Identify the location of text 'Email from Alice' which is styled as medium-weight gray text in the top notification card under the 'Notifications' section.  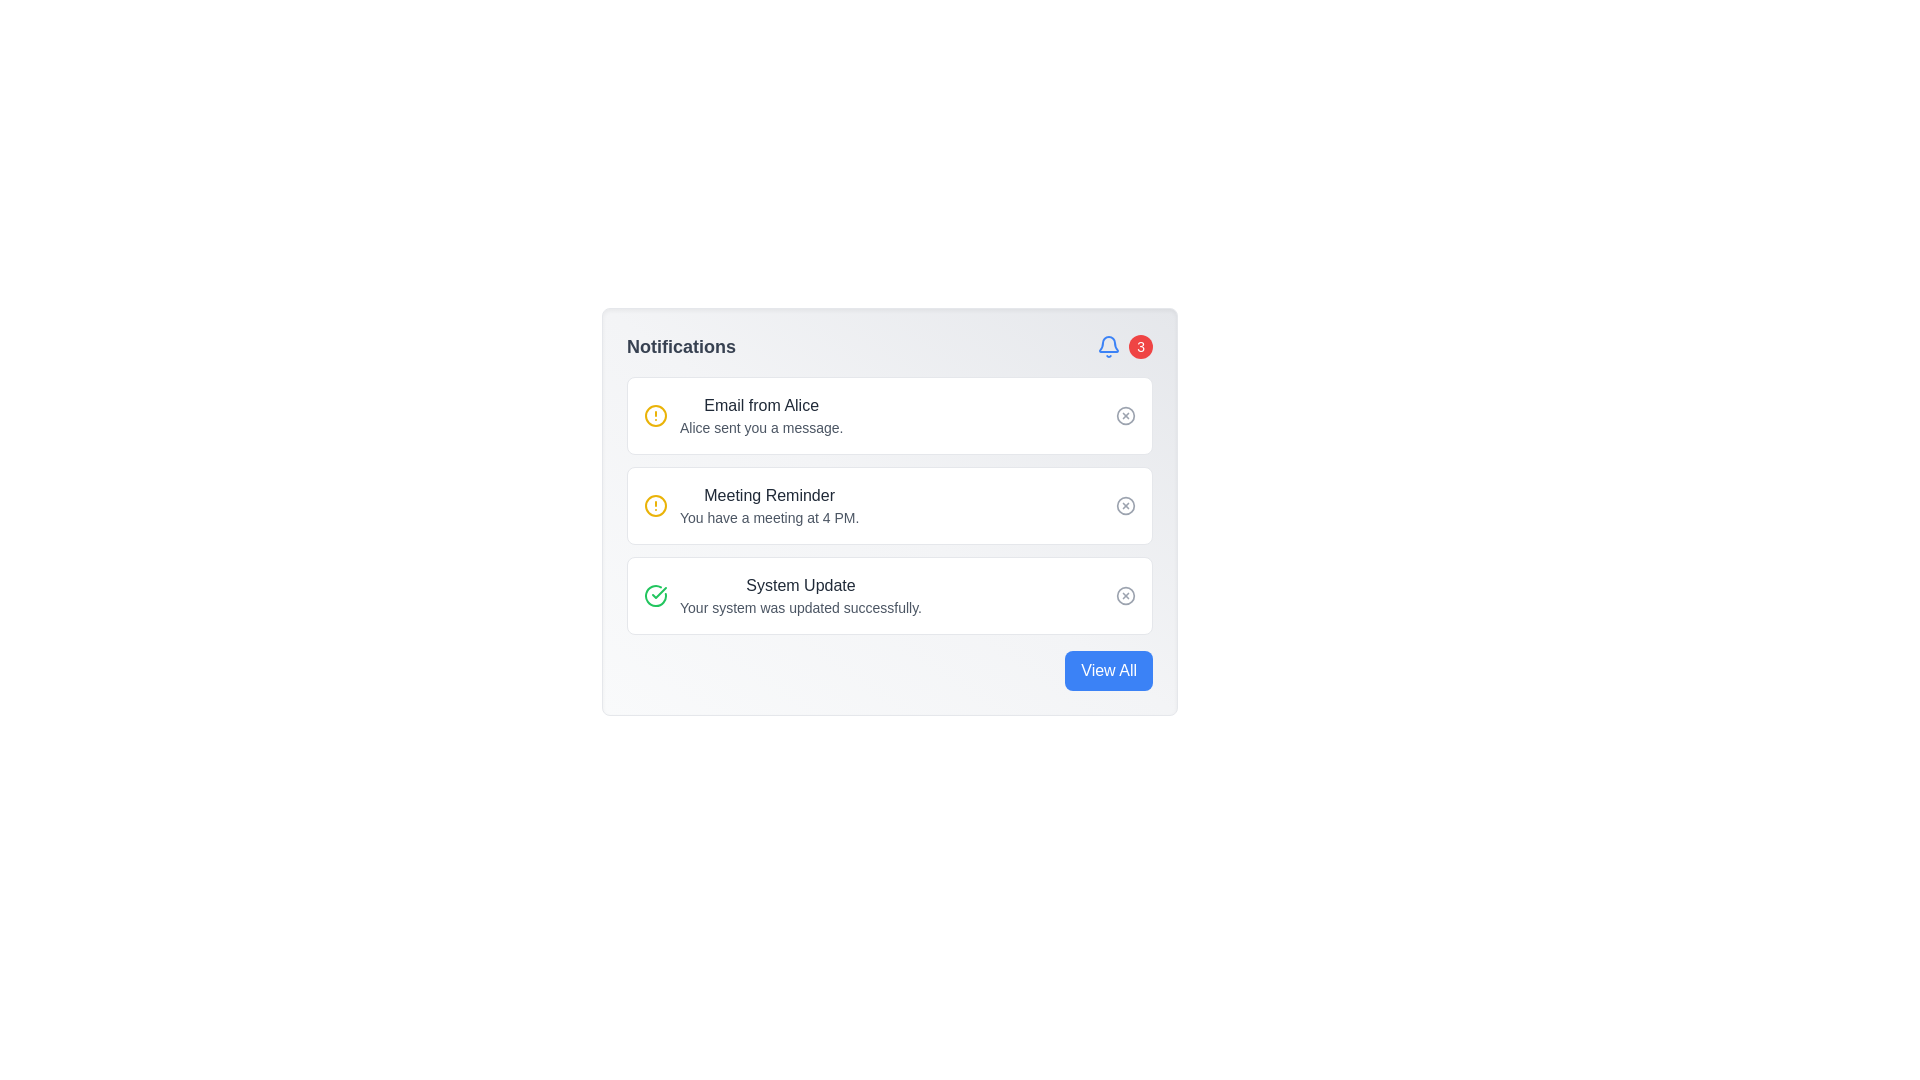
(760, 405).